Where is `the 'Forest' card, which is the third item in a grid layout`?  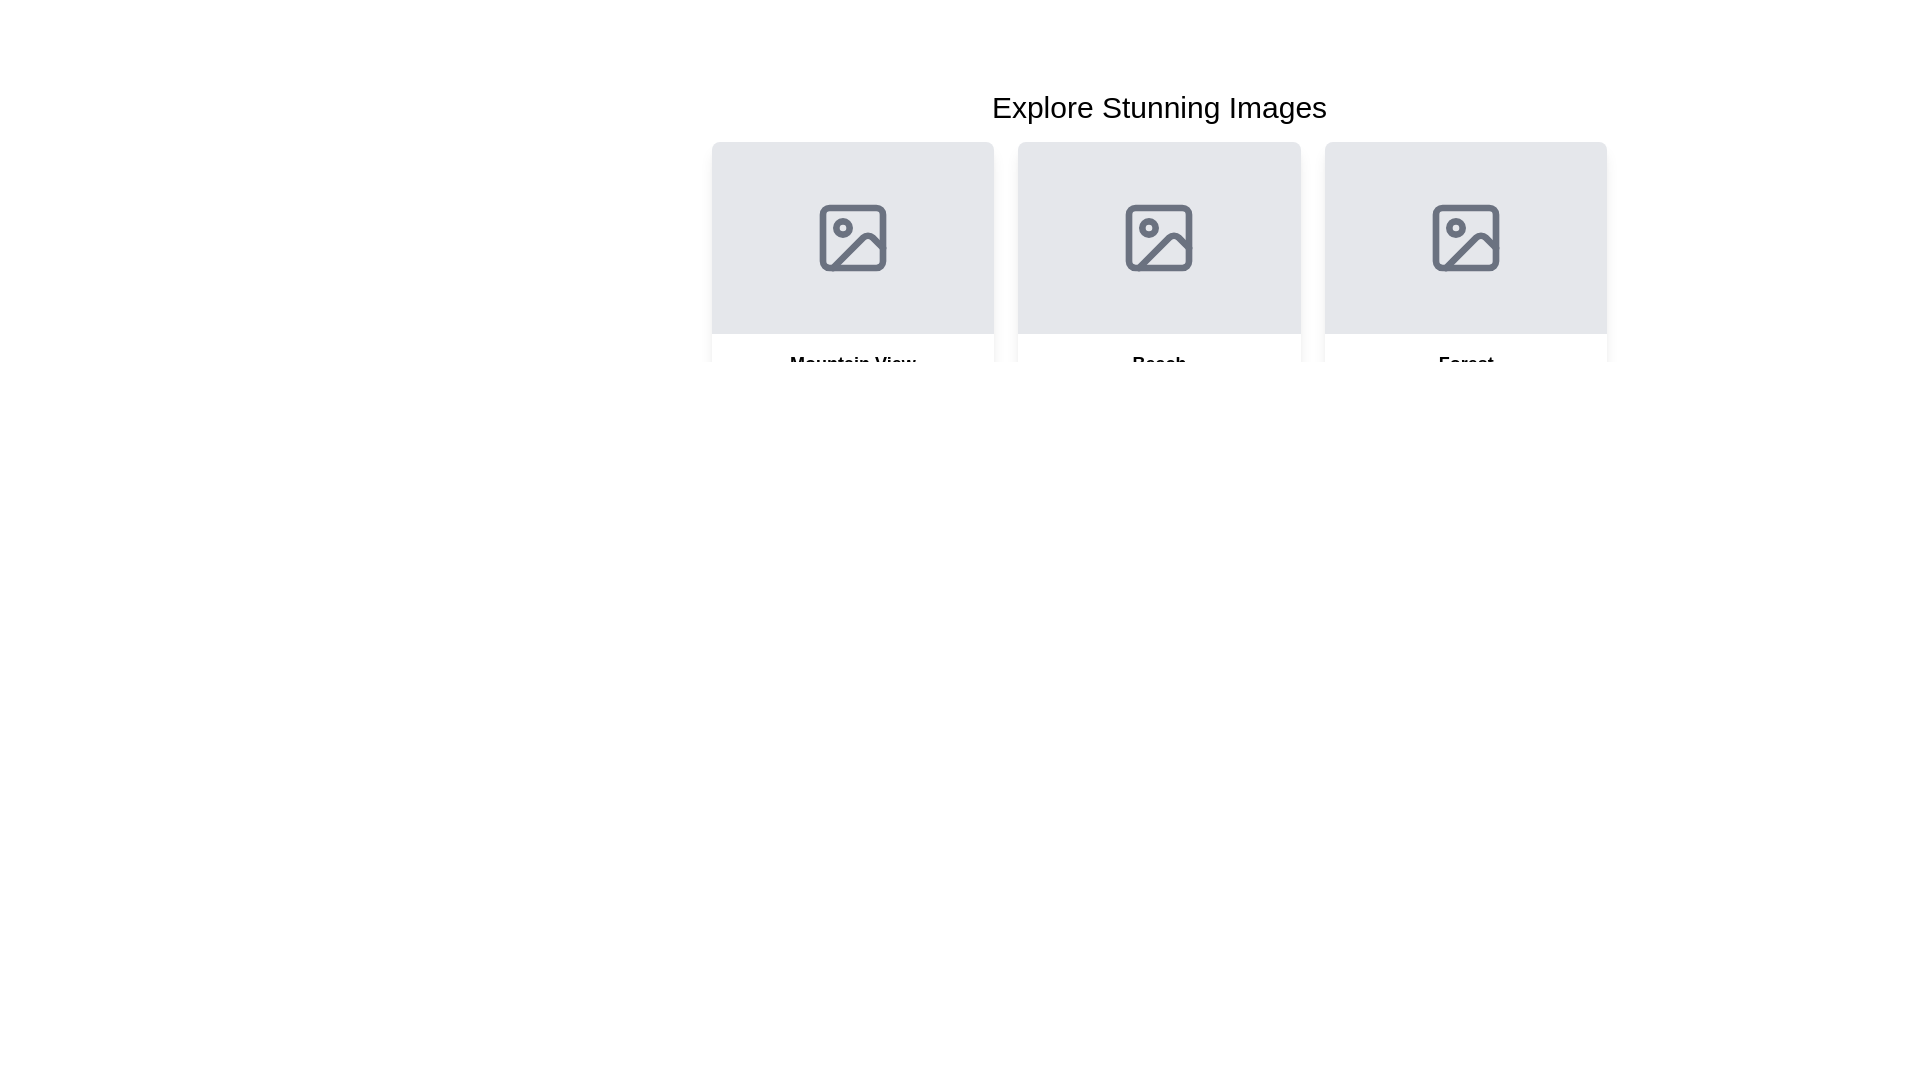
the 'Forest' card, which is the third item in a grid layout is located at coordinates (1466, 297).